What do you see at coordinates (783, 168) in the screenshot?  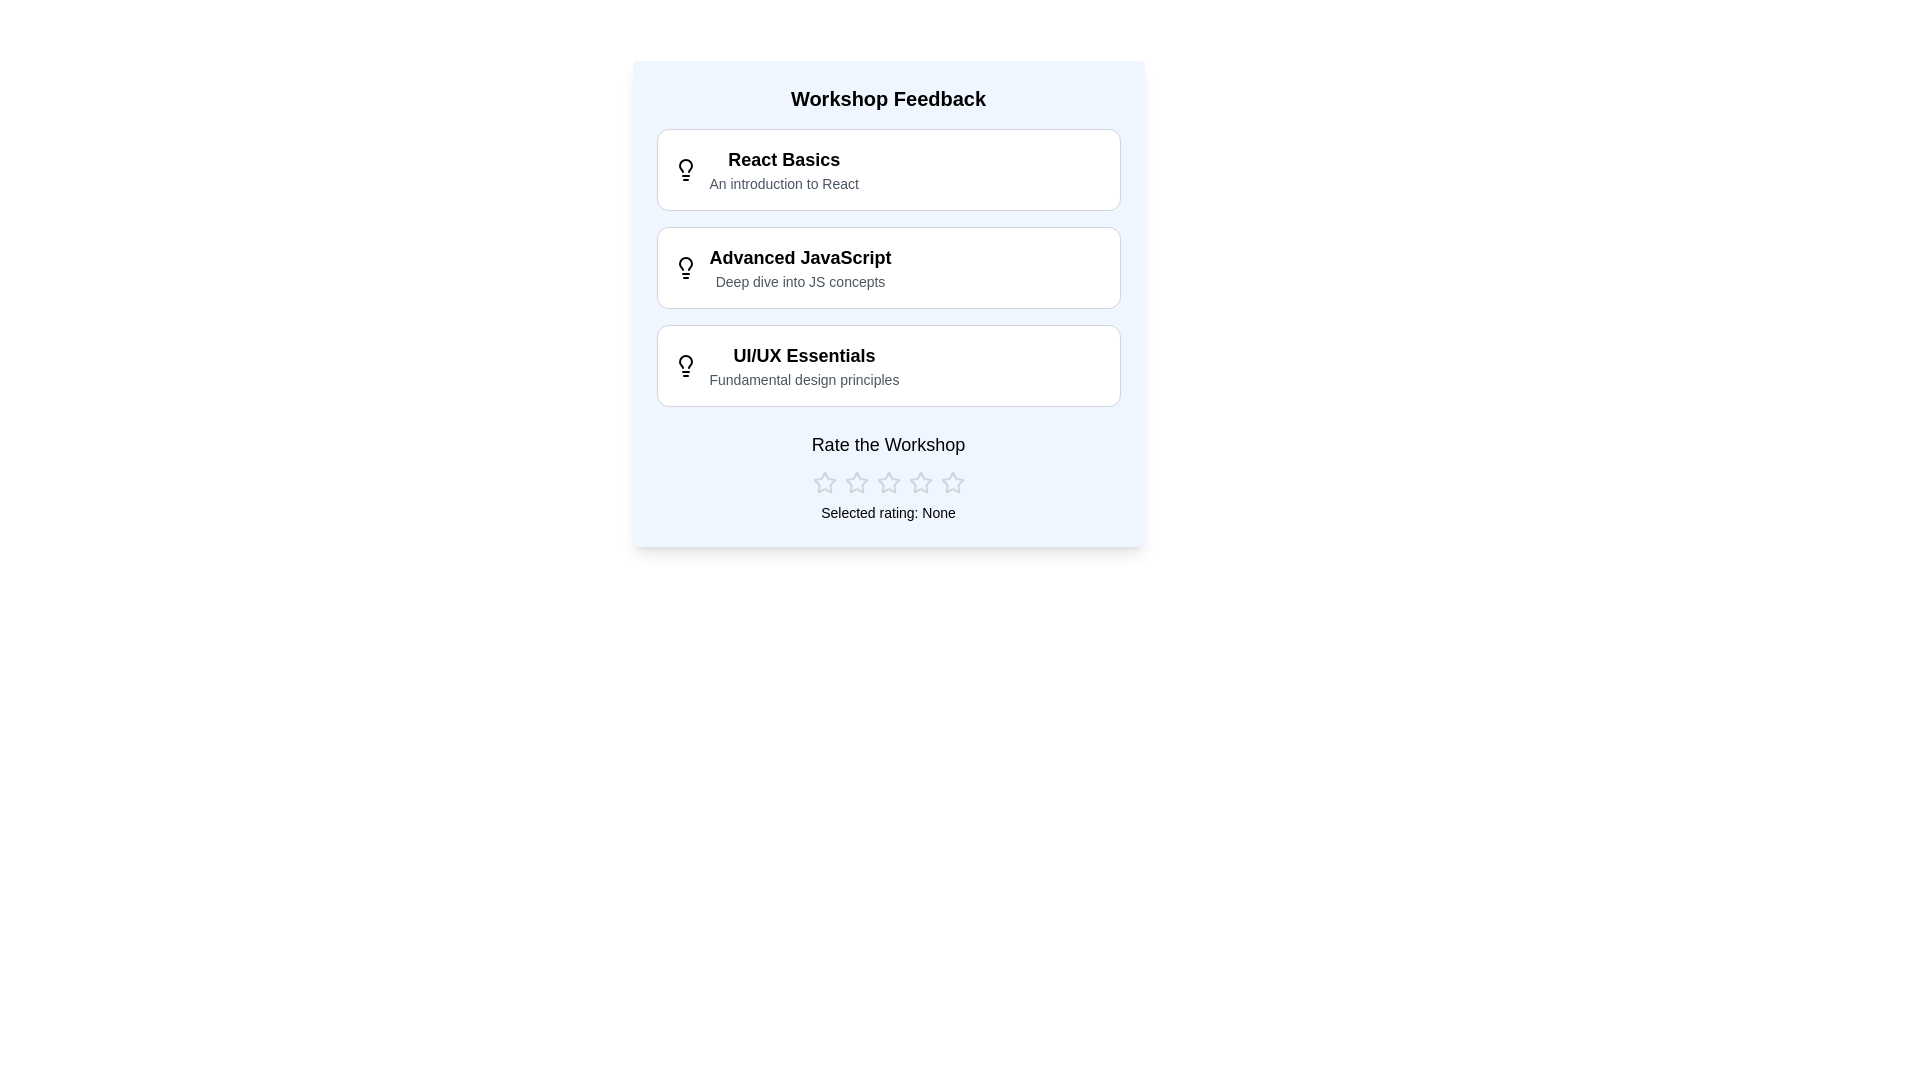 I see `text from the title and description of the introductory session on React, located in the first of the three vertically stacked cards in the 'Workshop Feedback' section, positioned to the right of a light bulb icon` at bounding box center [783, 168].